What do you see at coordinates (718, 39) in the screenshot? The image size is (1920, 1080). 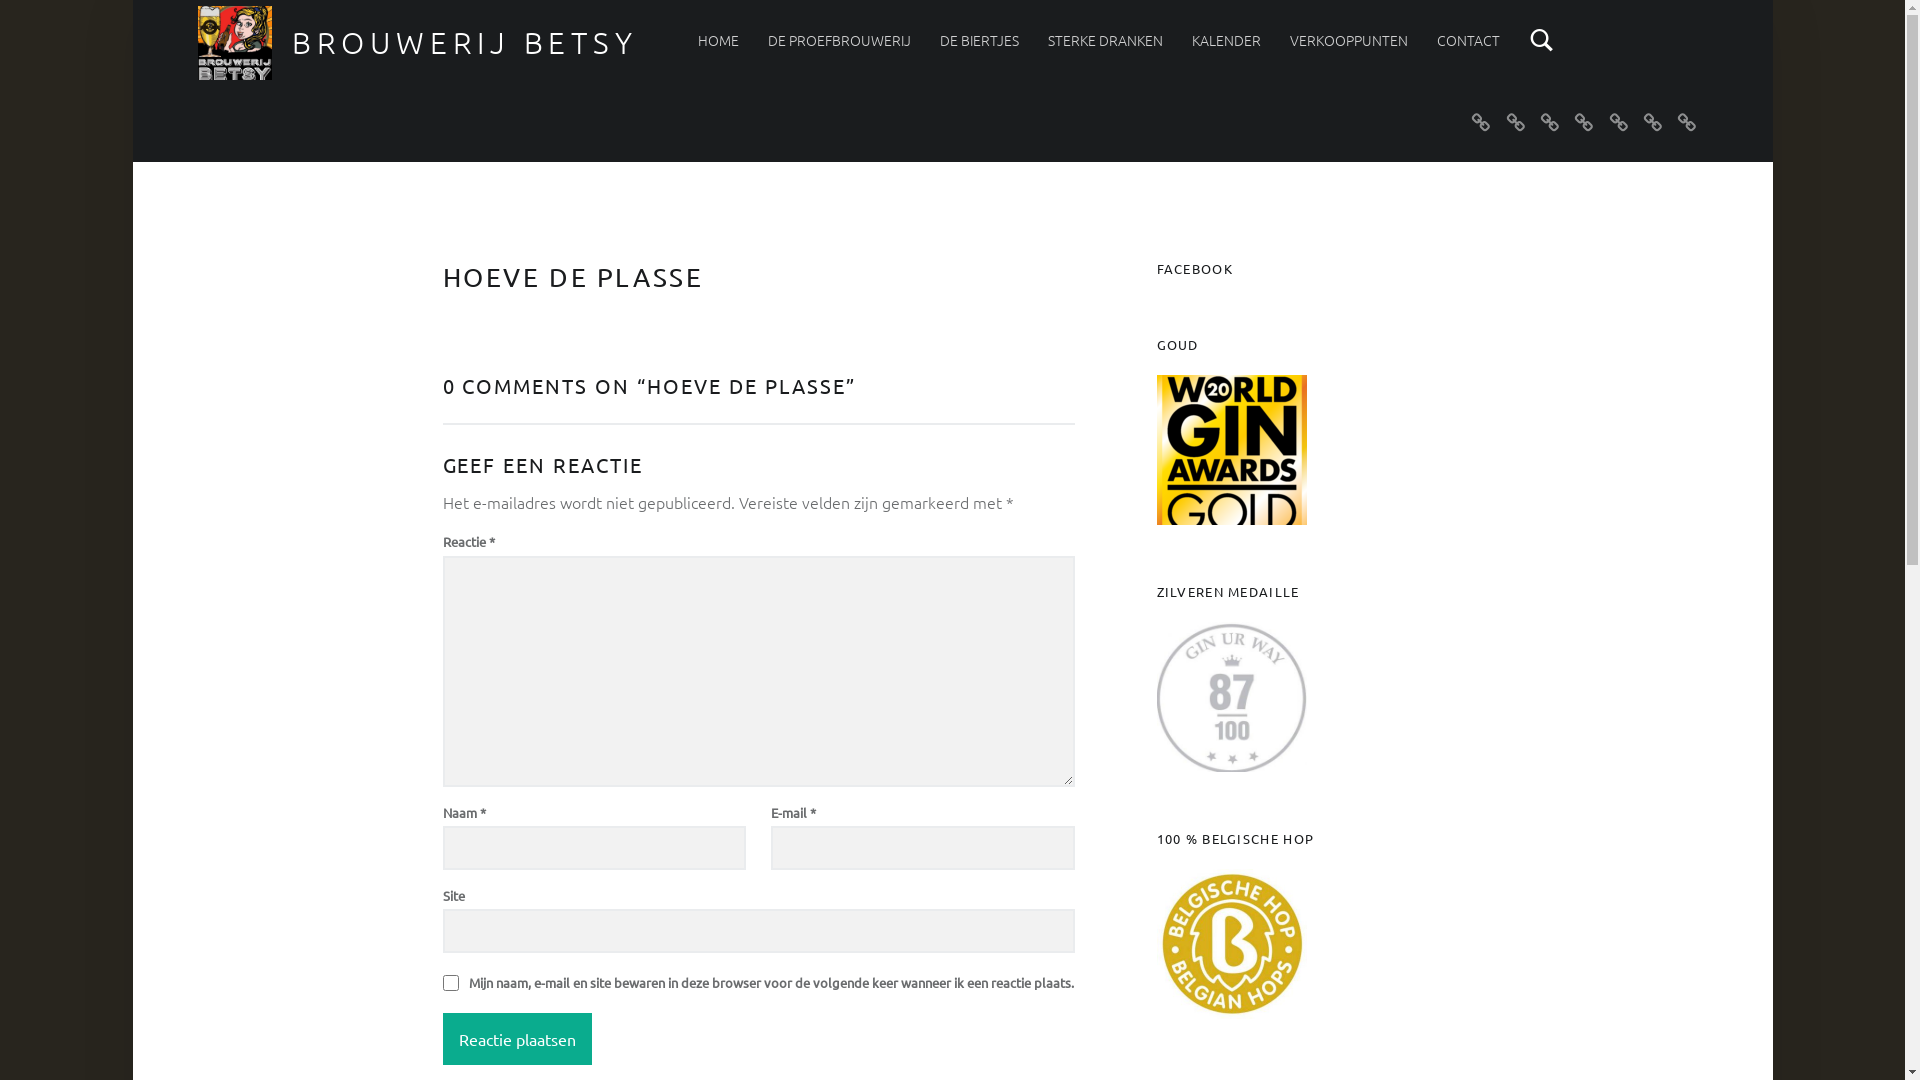 I see `'HOME'` at bounding box center [718, 39].